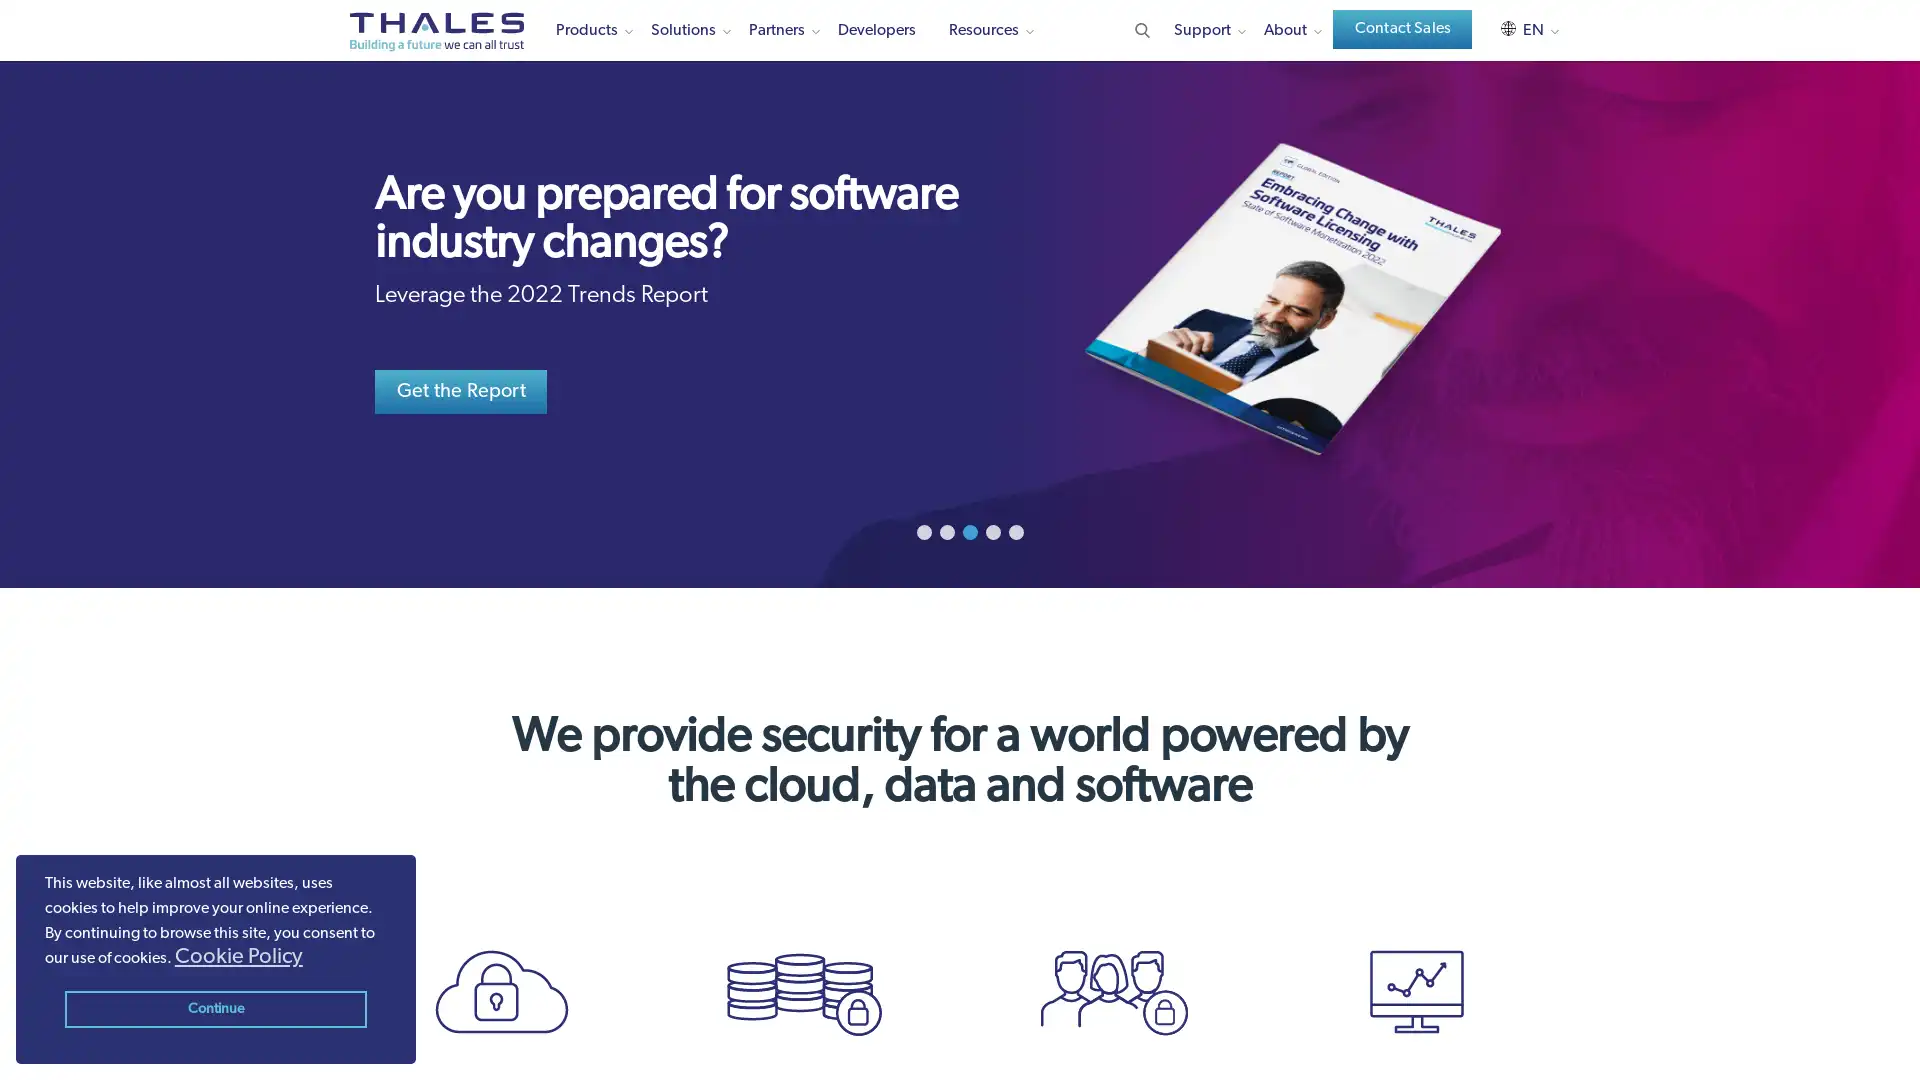 The image size is (1920, 1080). What do you see at coordinates (215, 1009) in the screenshot?
I see `dismiss cookie message` at bounding box center [215, 1009].